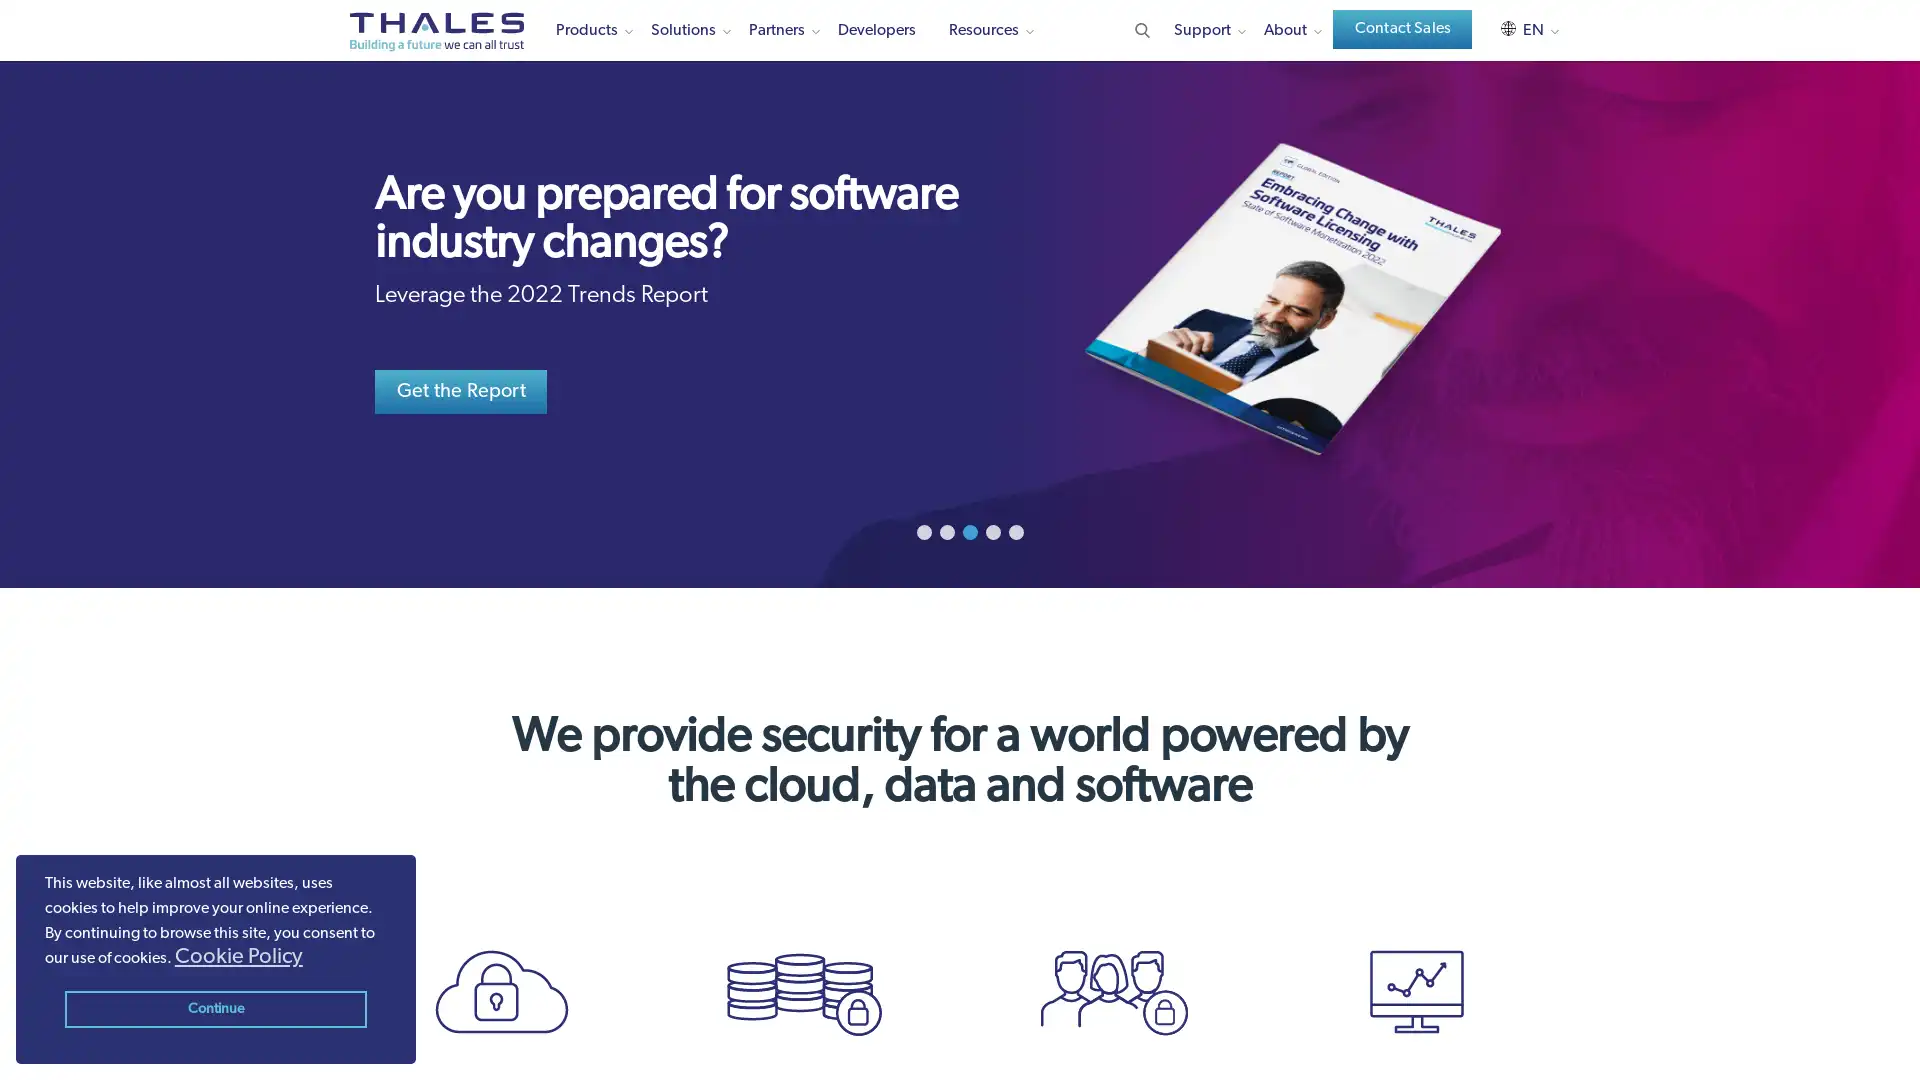 The image size is (1920, 1080). What do you see at coordinates (215, 1009) in the screenshot?
I see `dismiss cookie message` at bounding box center [215, 1009].